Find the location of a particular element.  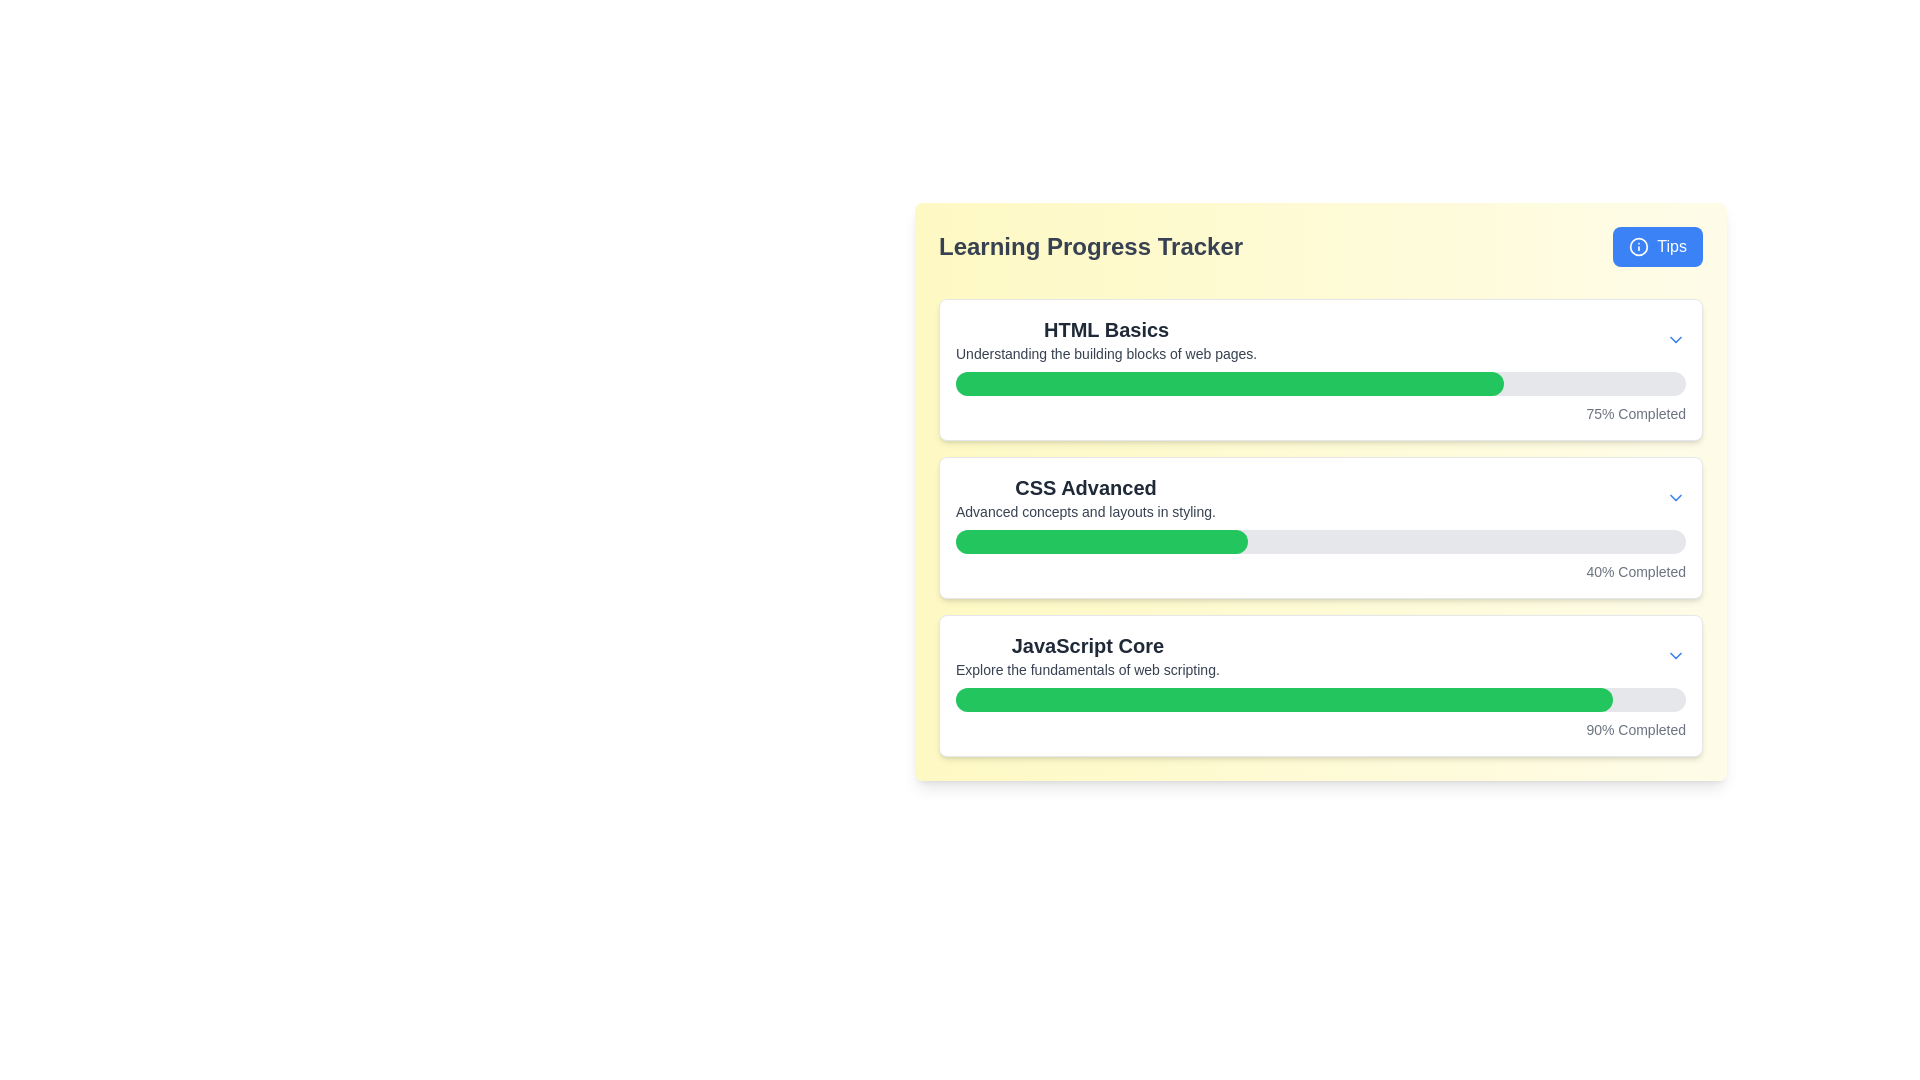

the text label 'JavaScript Core', which serves as the primary heading indicating the main topic of the content in the Learning Progress Tracker is located at coordinates (1086, 645).